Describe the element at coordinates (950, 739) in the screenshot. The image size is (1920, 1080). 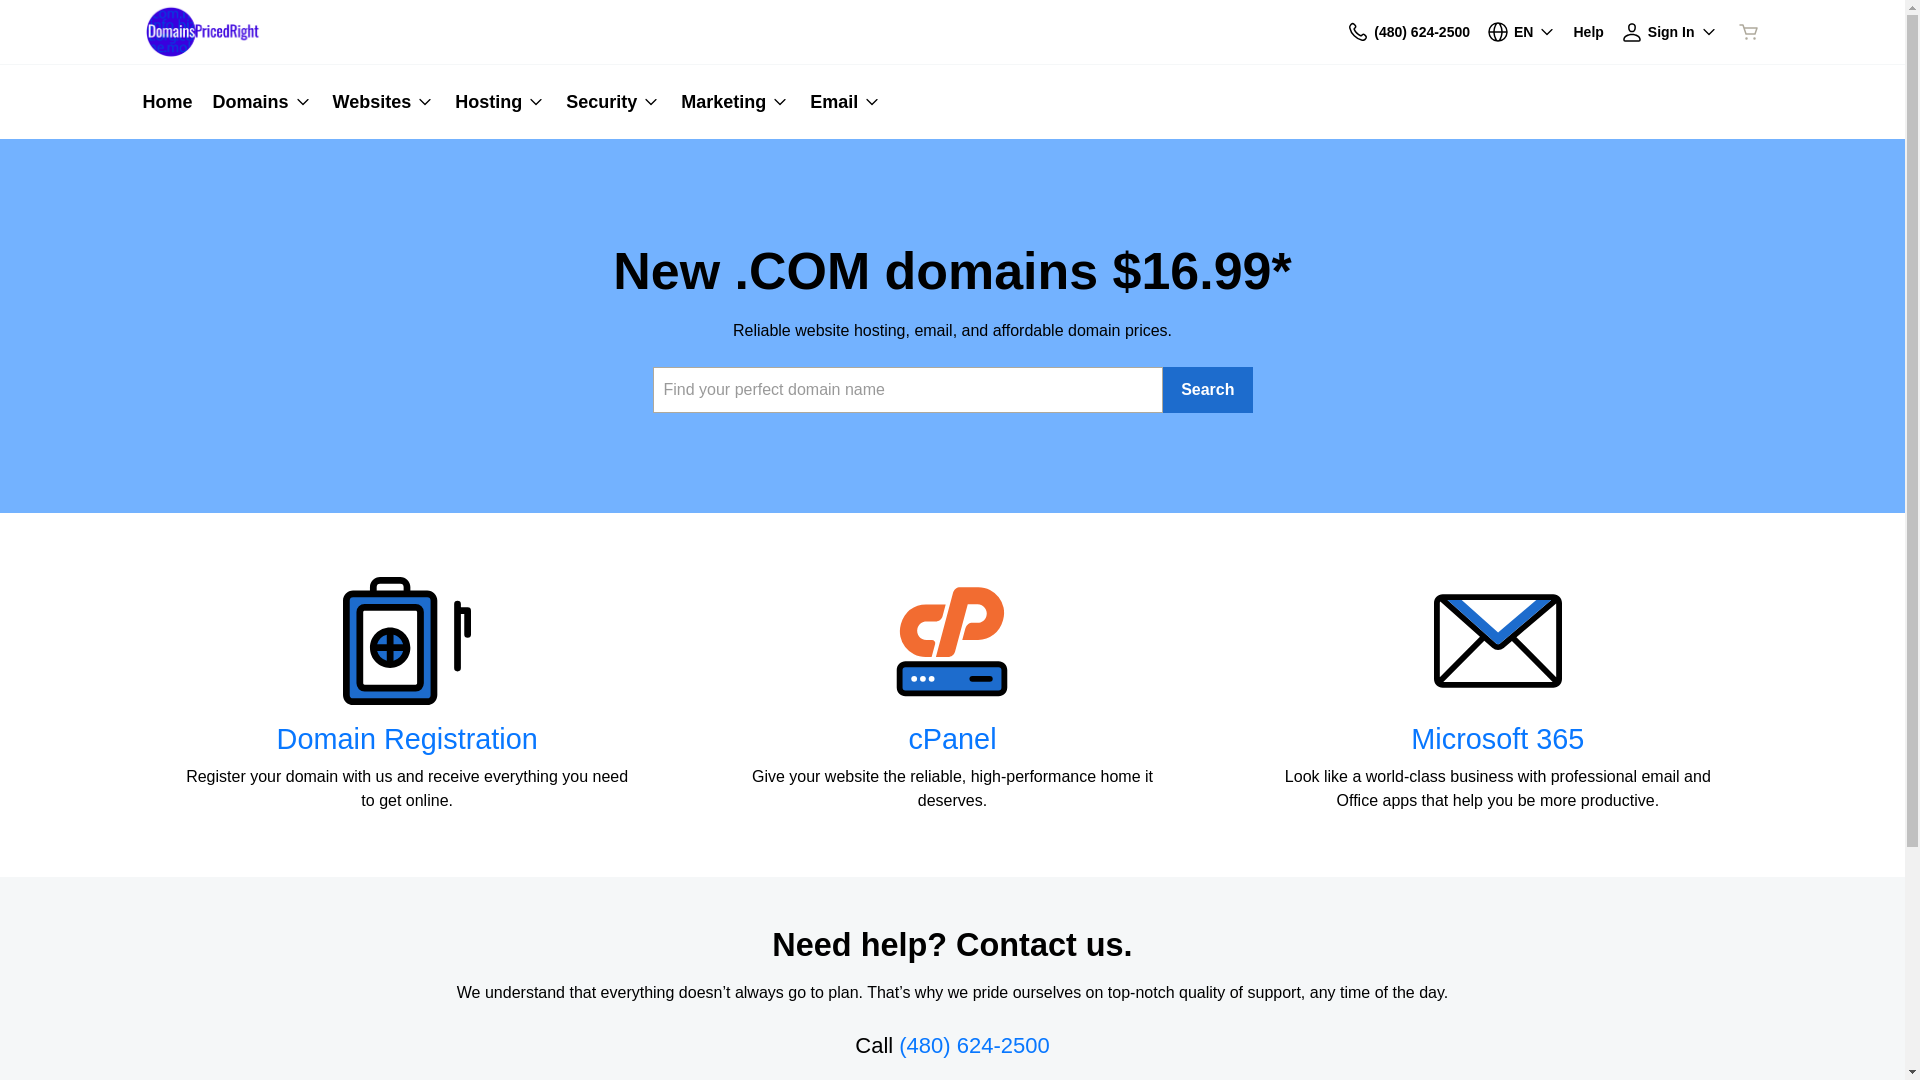
I see `'cPanel'` at that location.